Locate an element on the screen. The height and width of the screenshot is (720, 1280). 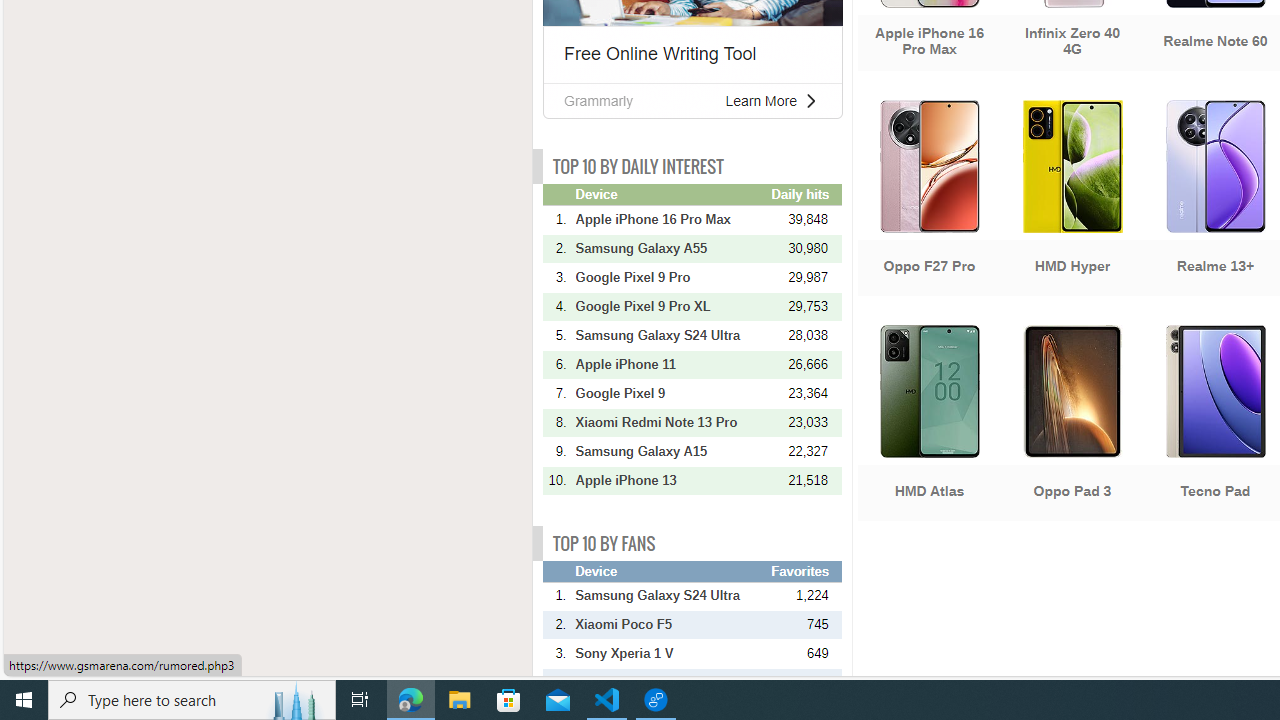
'Oppo Pad 3' is located at coordinates (1071, 424).